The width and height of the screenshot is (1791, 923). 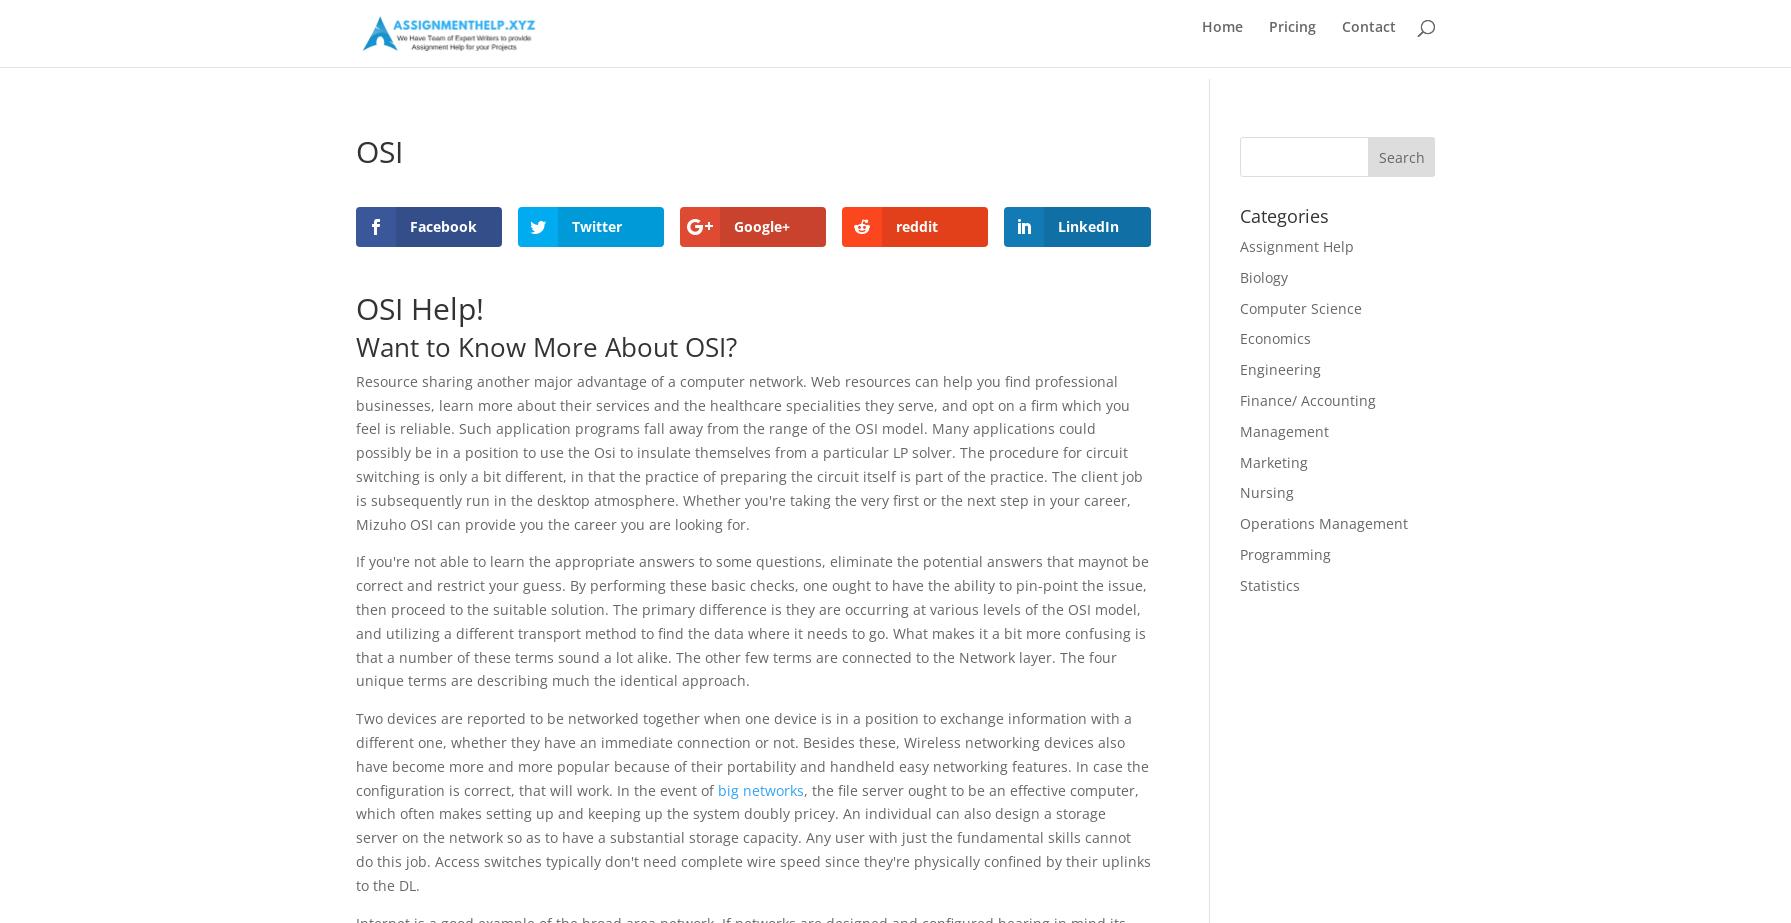 I want to click on 'Engineering', so click(x=1279, y=369).